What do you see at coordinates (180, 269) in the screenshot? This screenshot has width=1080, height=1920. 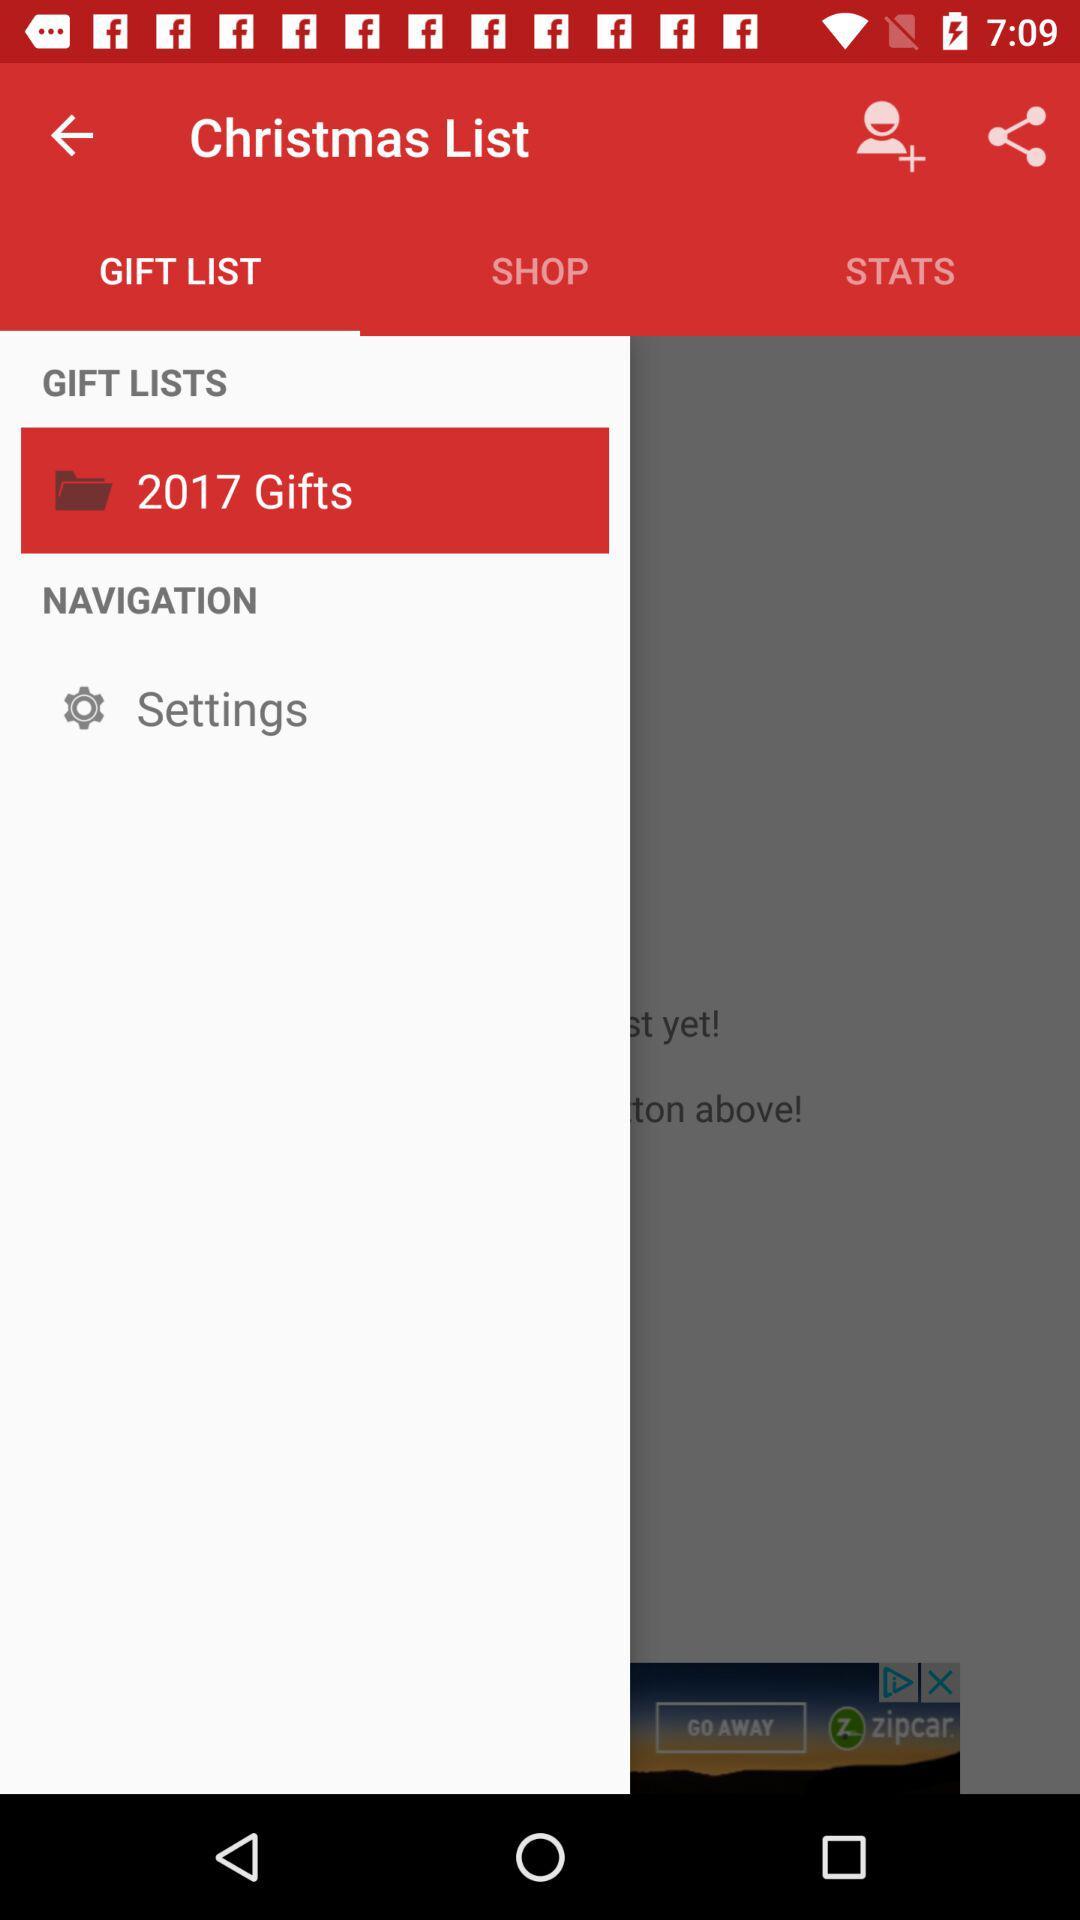 I see `gift list` at bounding box center [180, 269].